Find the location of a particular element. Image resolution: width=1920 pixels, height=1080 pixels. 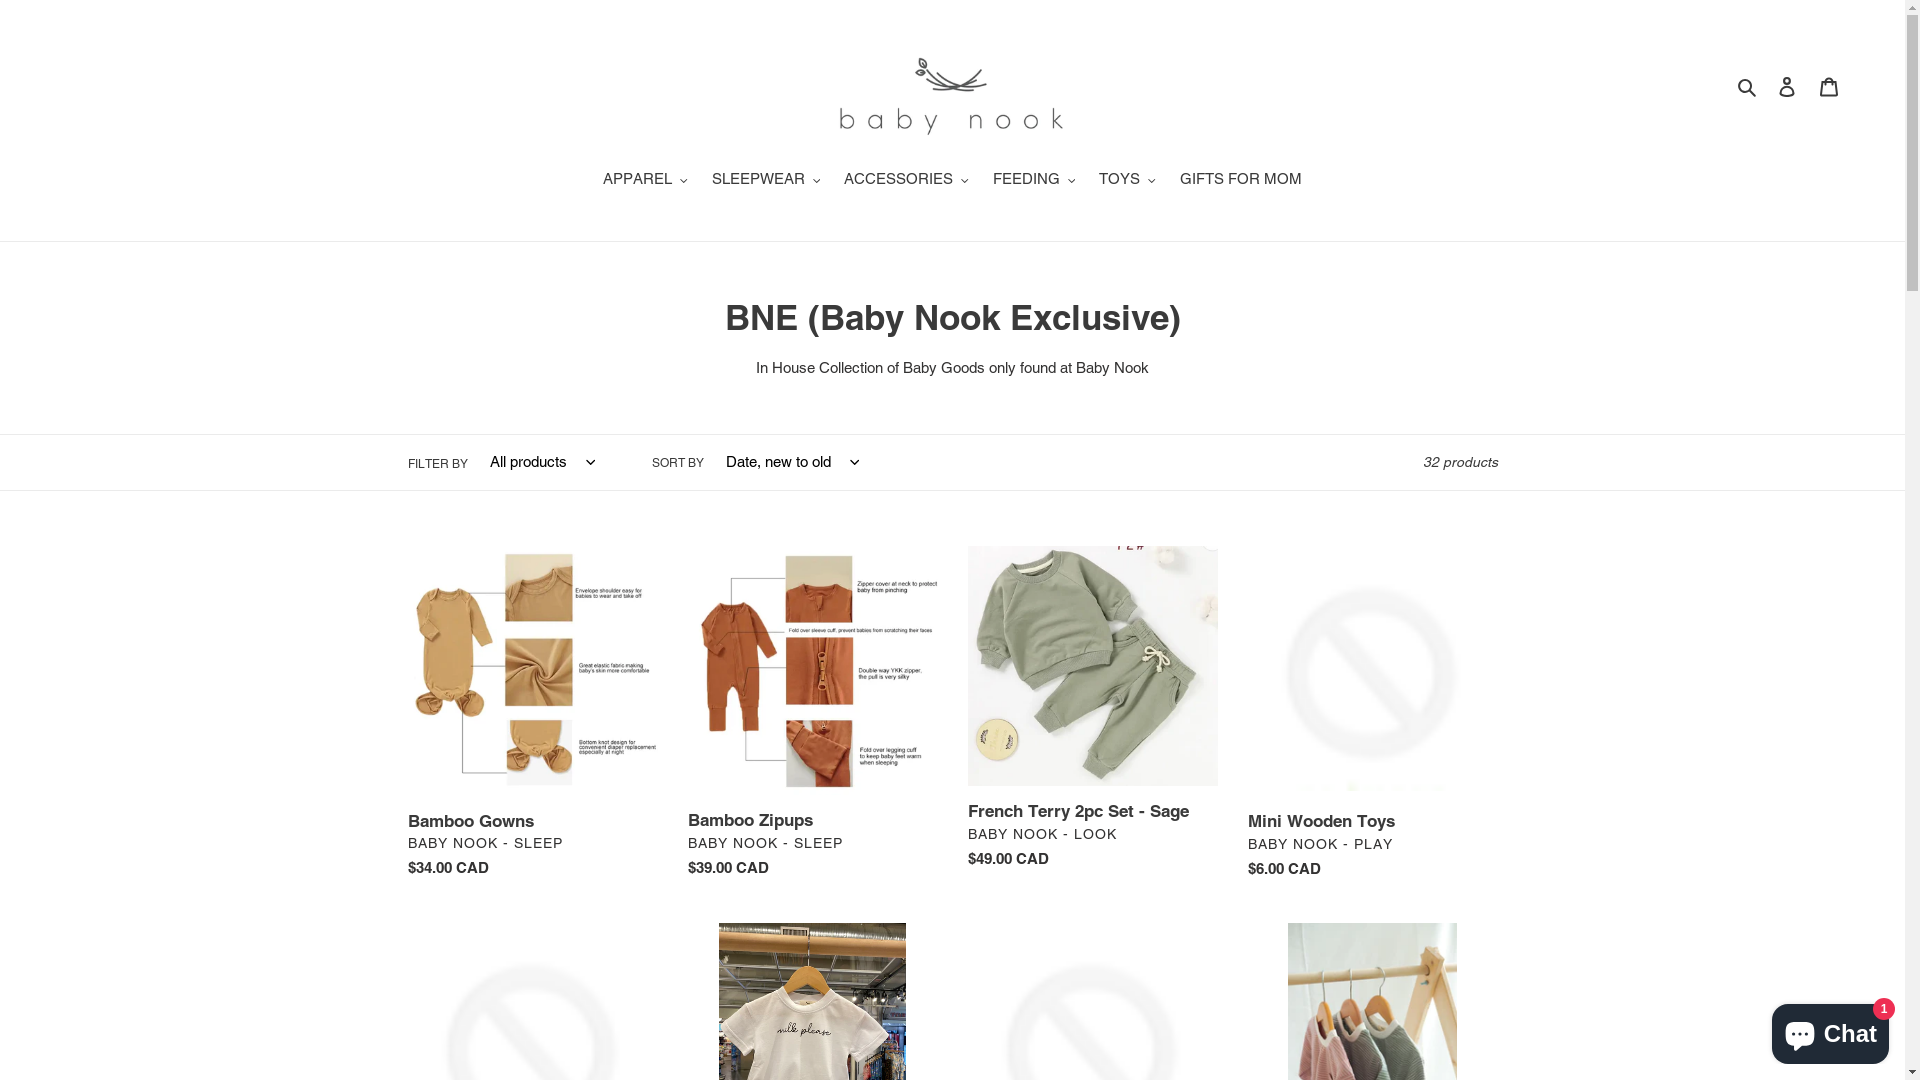

'Cart' is located at coordinates (1828, 85).